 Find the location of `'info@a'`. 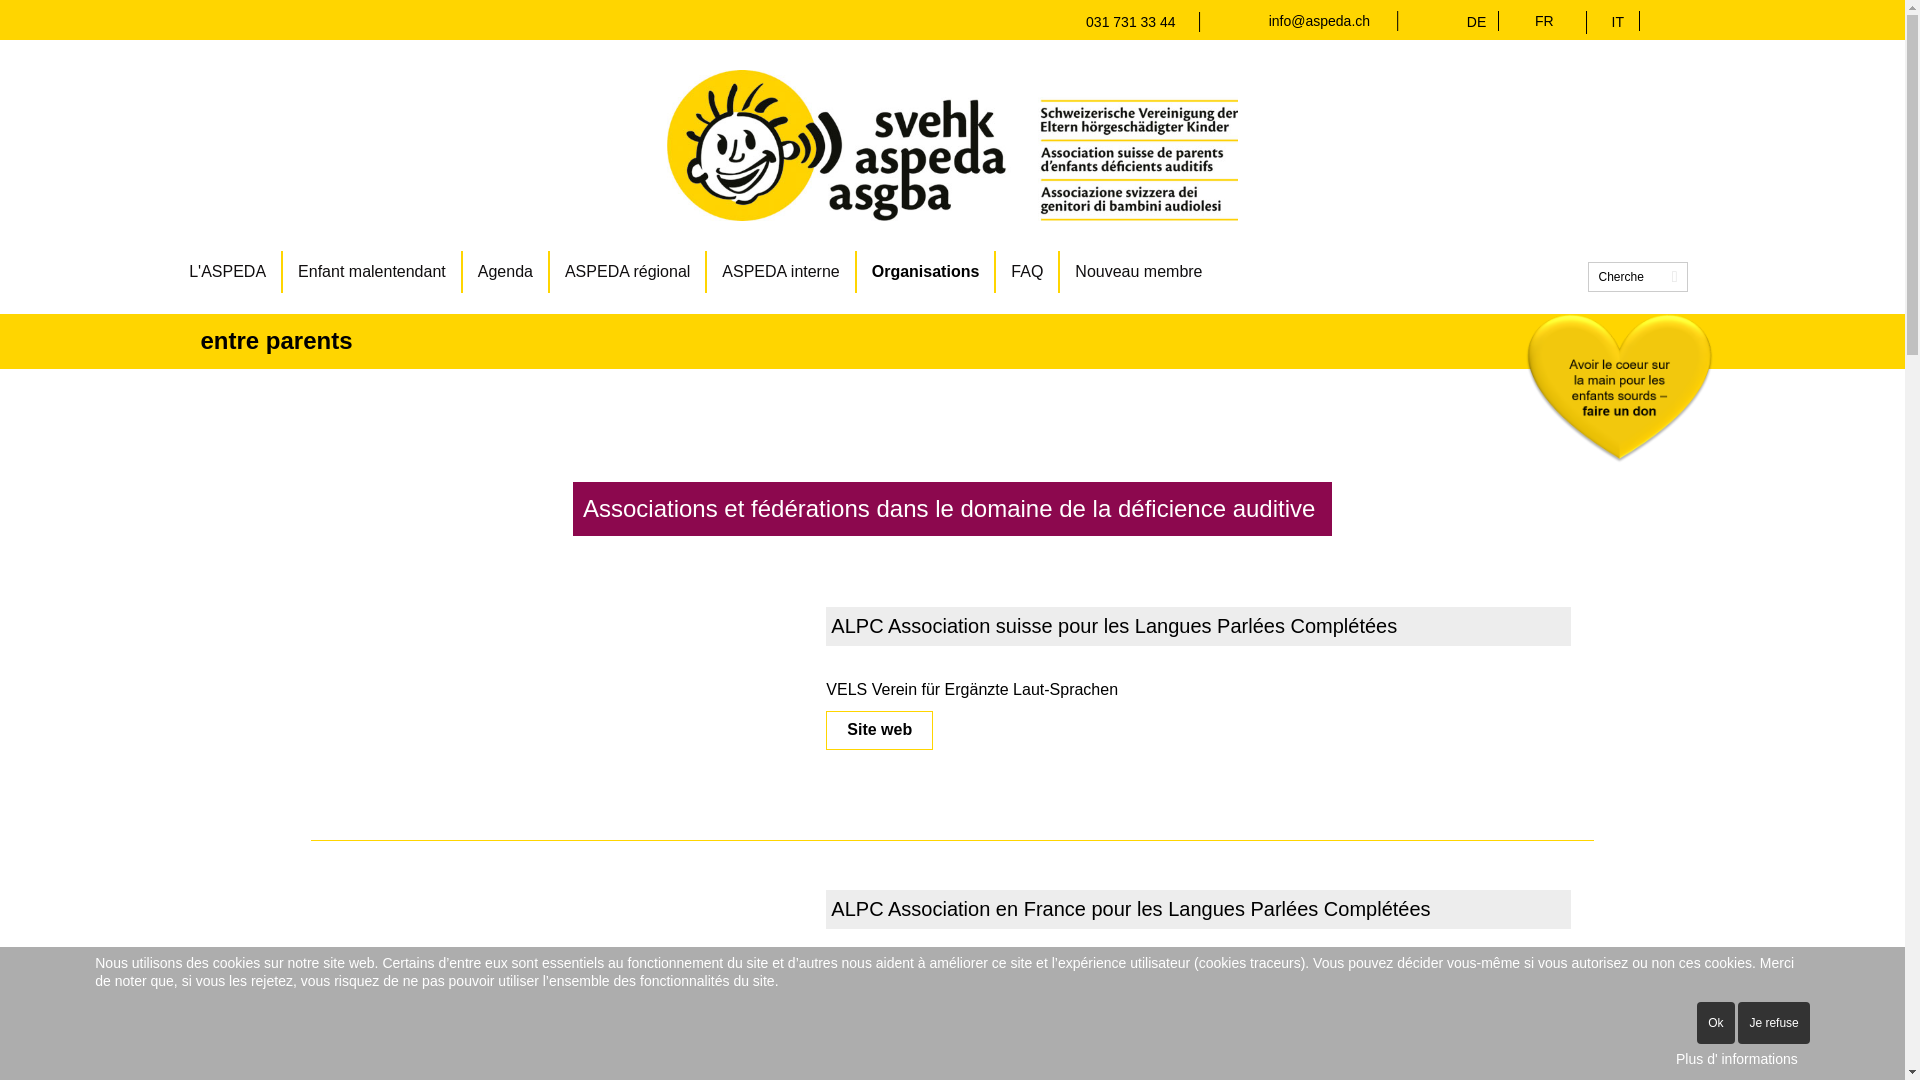

'info@a' is located at coordinates (1267, 20).